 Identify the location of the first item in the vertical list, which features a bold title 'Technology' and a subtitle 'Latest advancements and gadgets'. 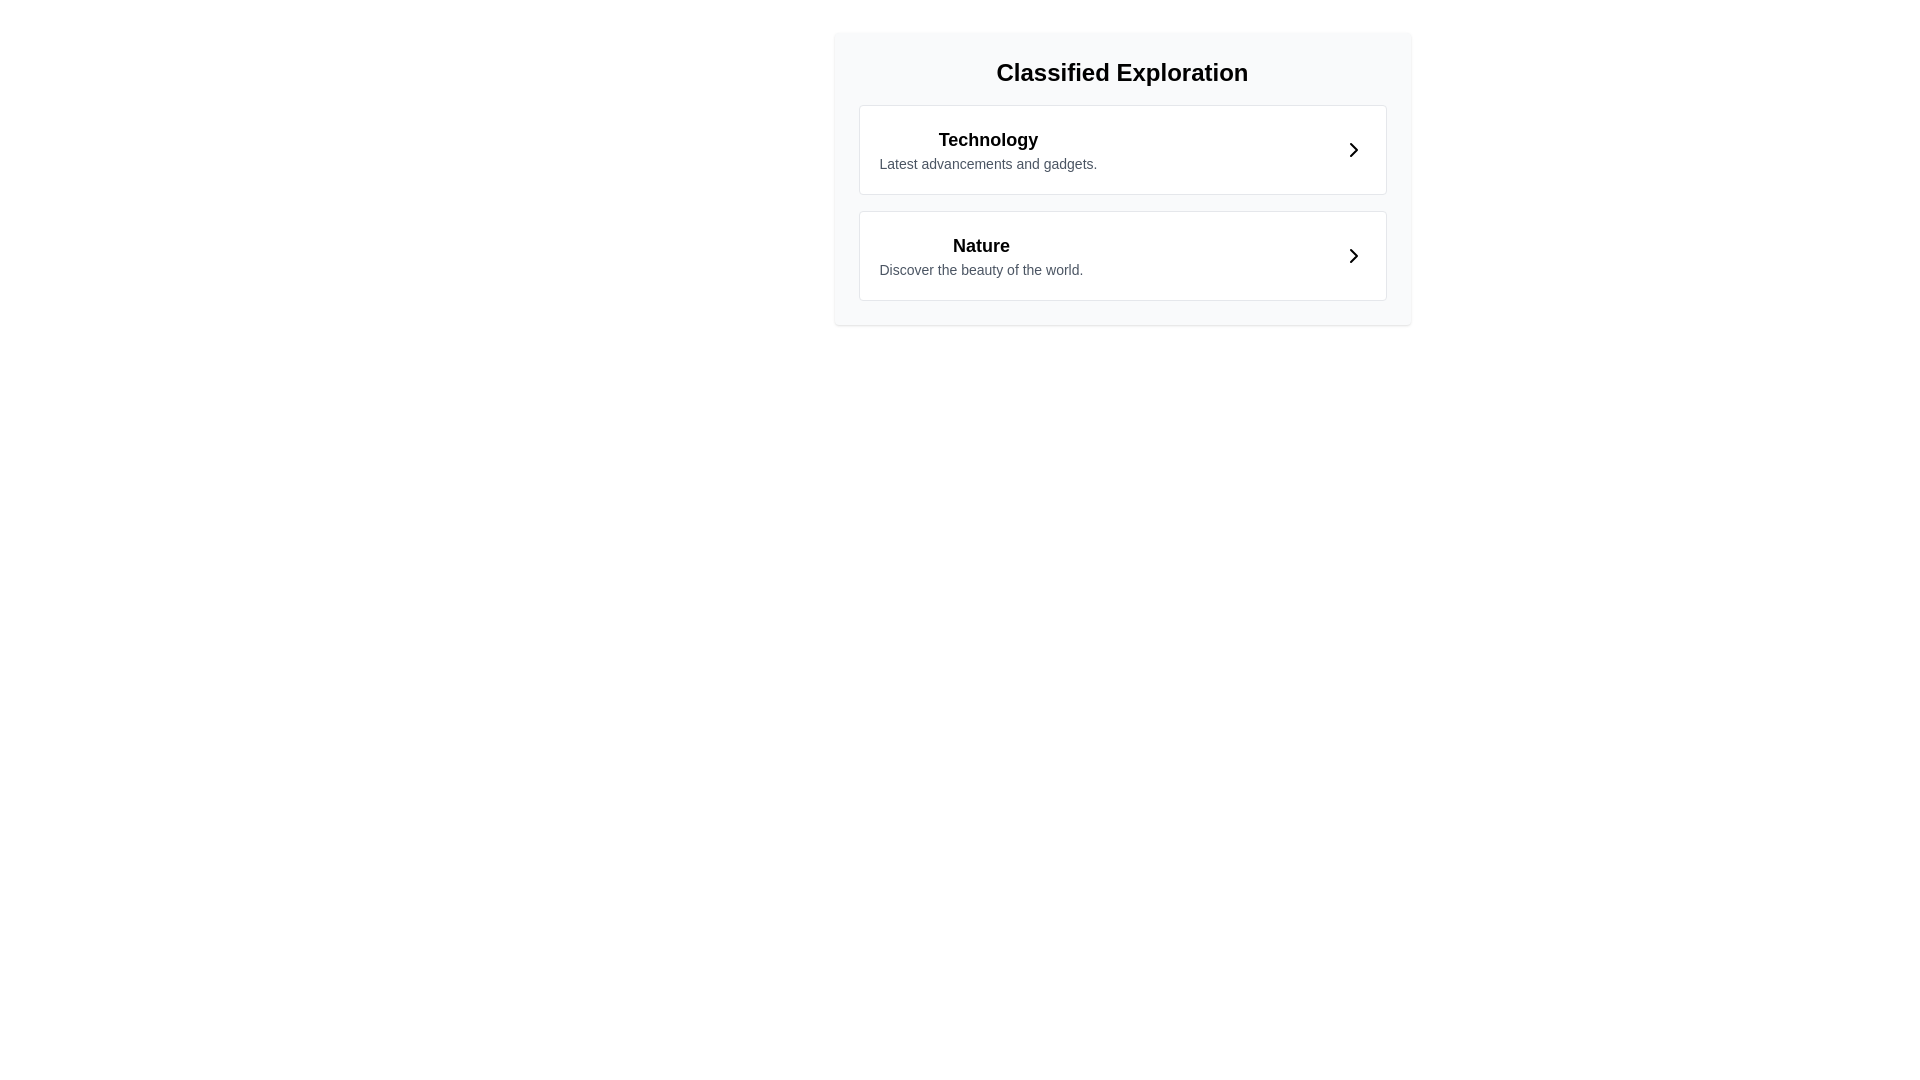
(988, 149).